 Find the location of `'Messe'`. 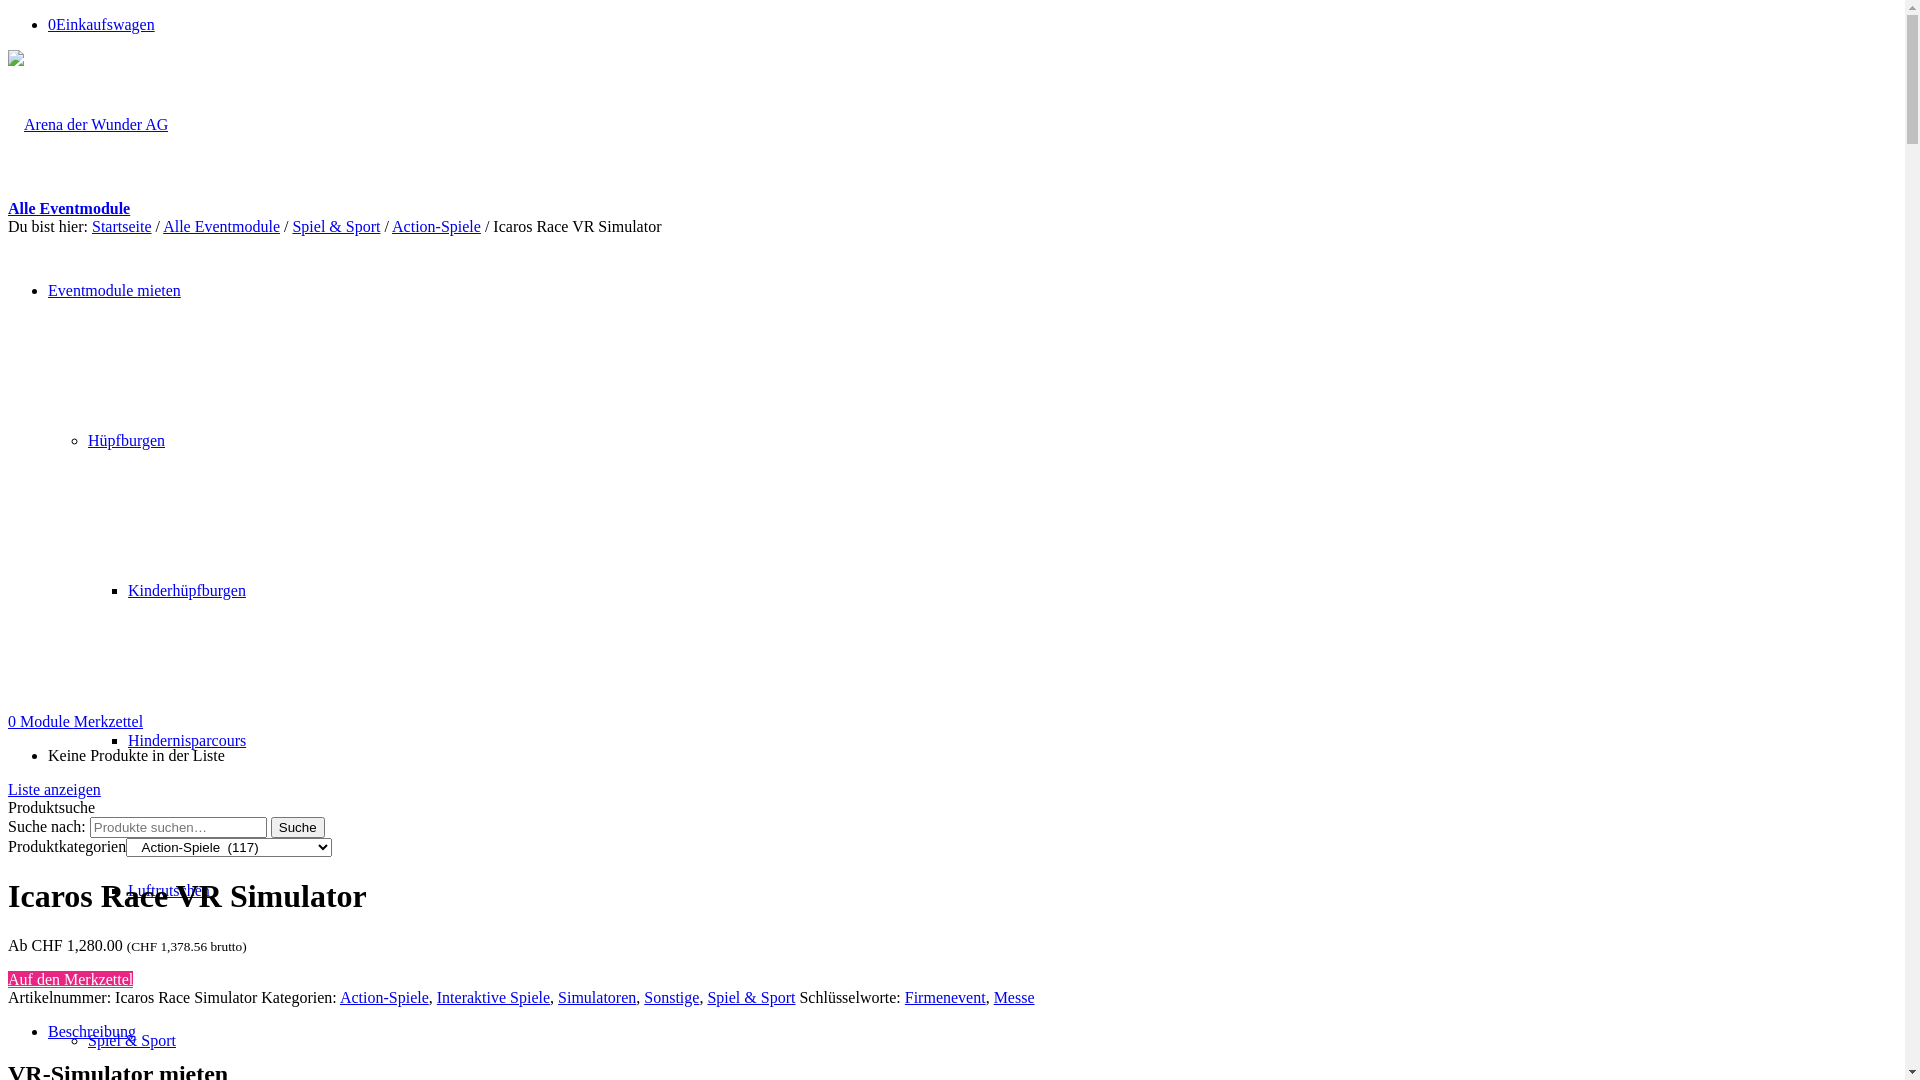

'Messe' is located at coordinates (1014, 997).